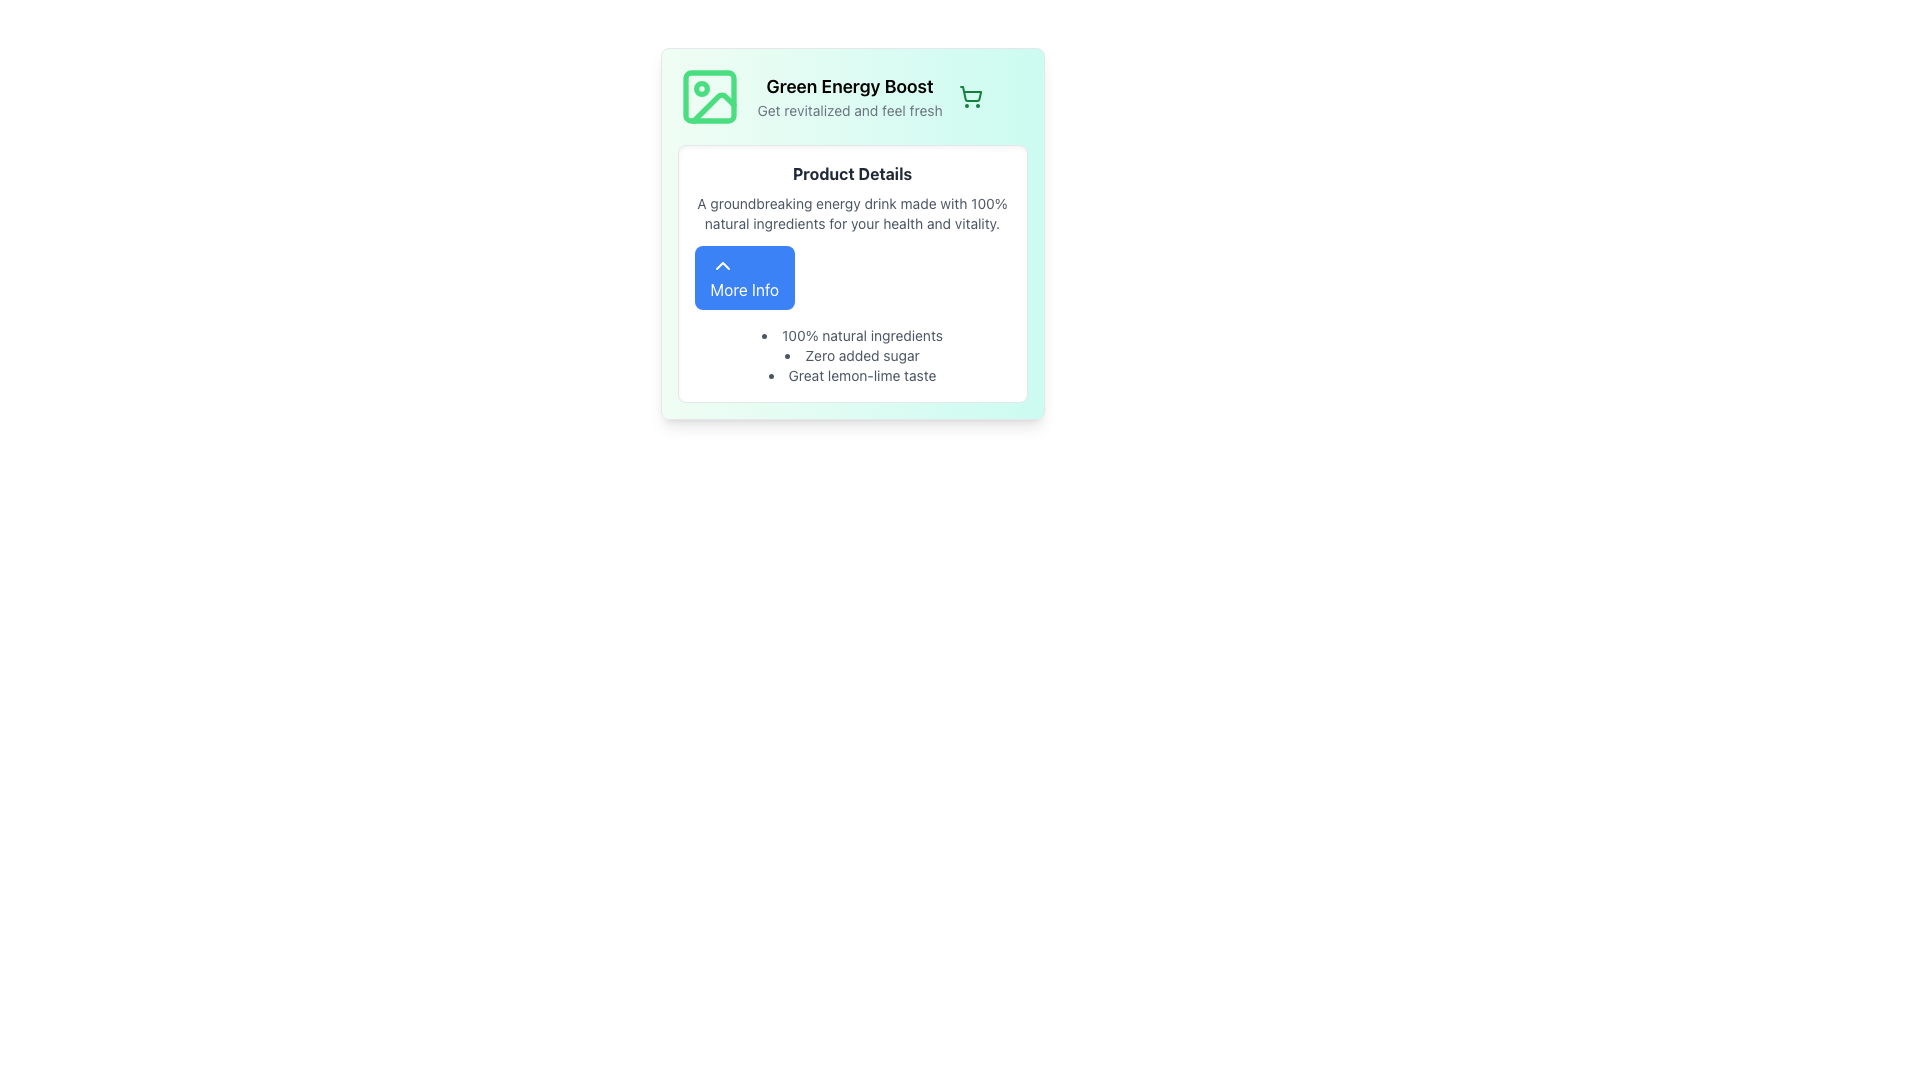 This screenshot has width=1920, height=1080. Describe the element at coordinates (709, 96) in the screenshot. I see `the upper-left decorative graphic component with rounded corners within the green-bordered icon located at the top-left of the card` at that location.